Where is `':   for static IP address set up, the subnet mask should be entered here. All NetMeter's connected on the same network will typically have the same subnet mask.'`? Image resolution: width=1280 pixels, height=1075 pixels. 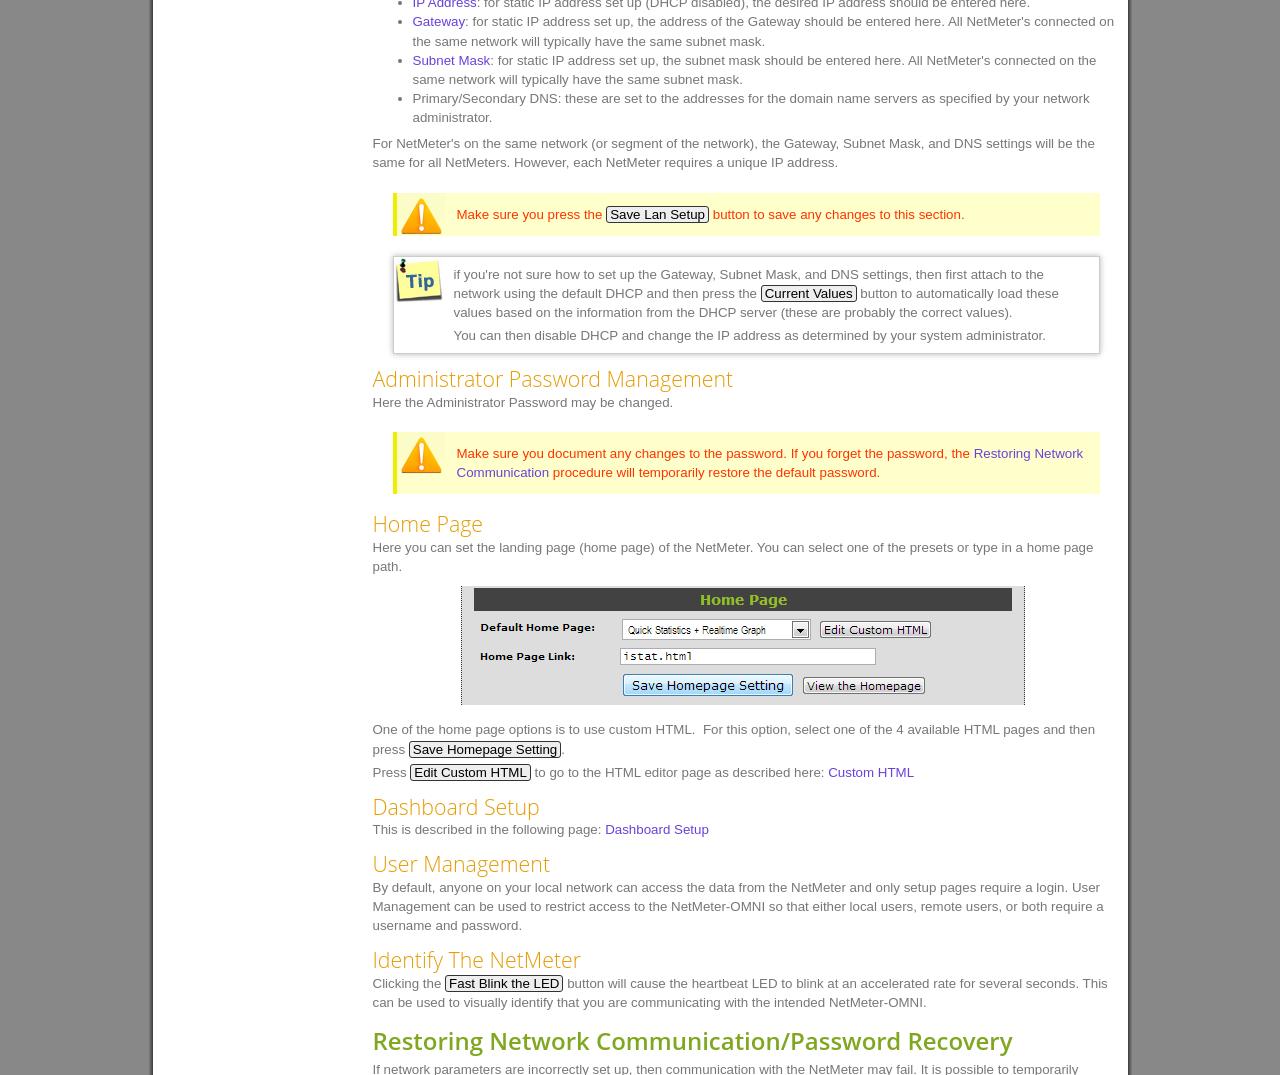
':   for static IP address set up, the subnet mask should be entered here. All NetMeter's connected on the same network will typically have the same subnet mask.' is located at coordinates (753, 69).